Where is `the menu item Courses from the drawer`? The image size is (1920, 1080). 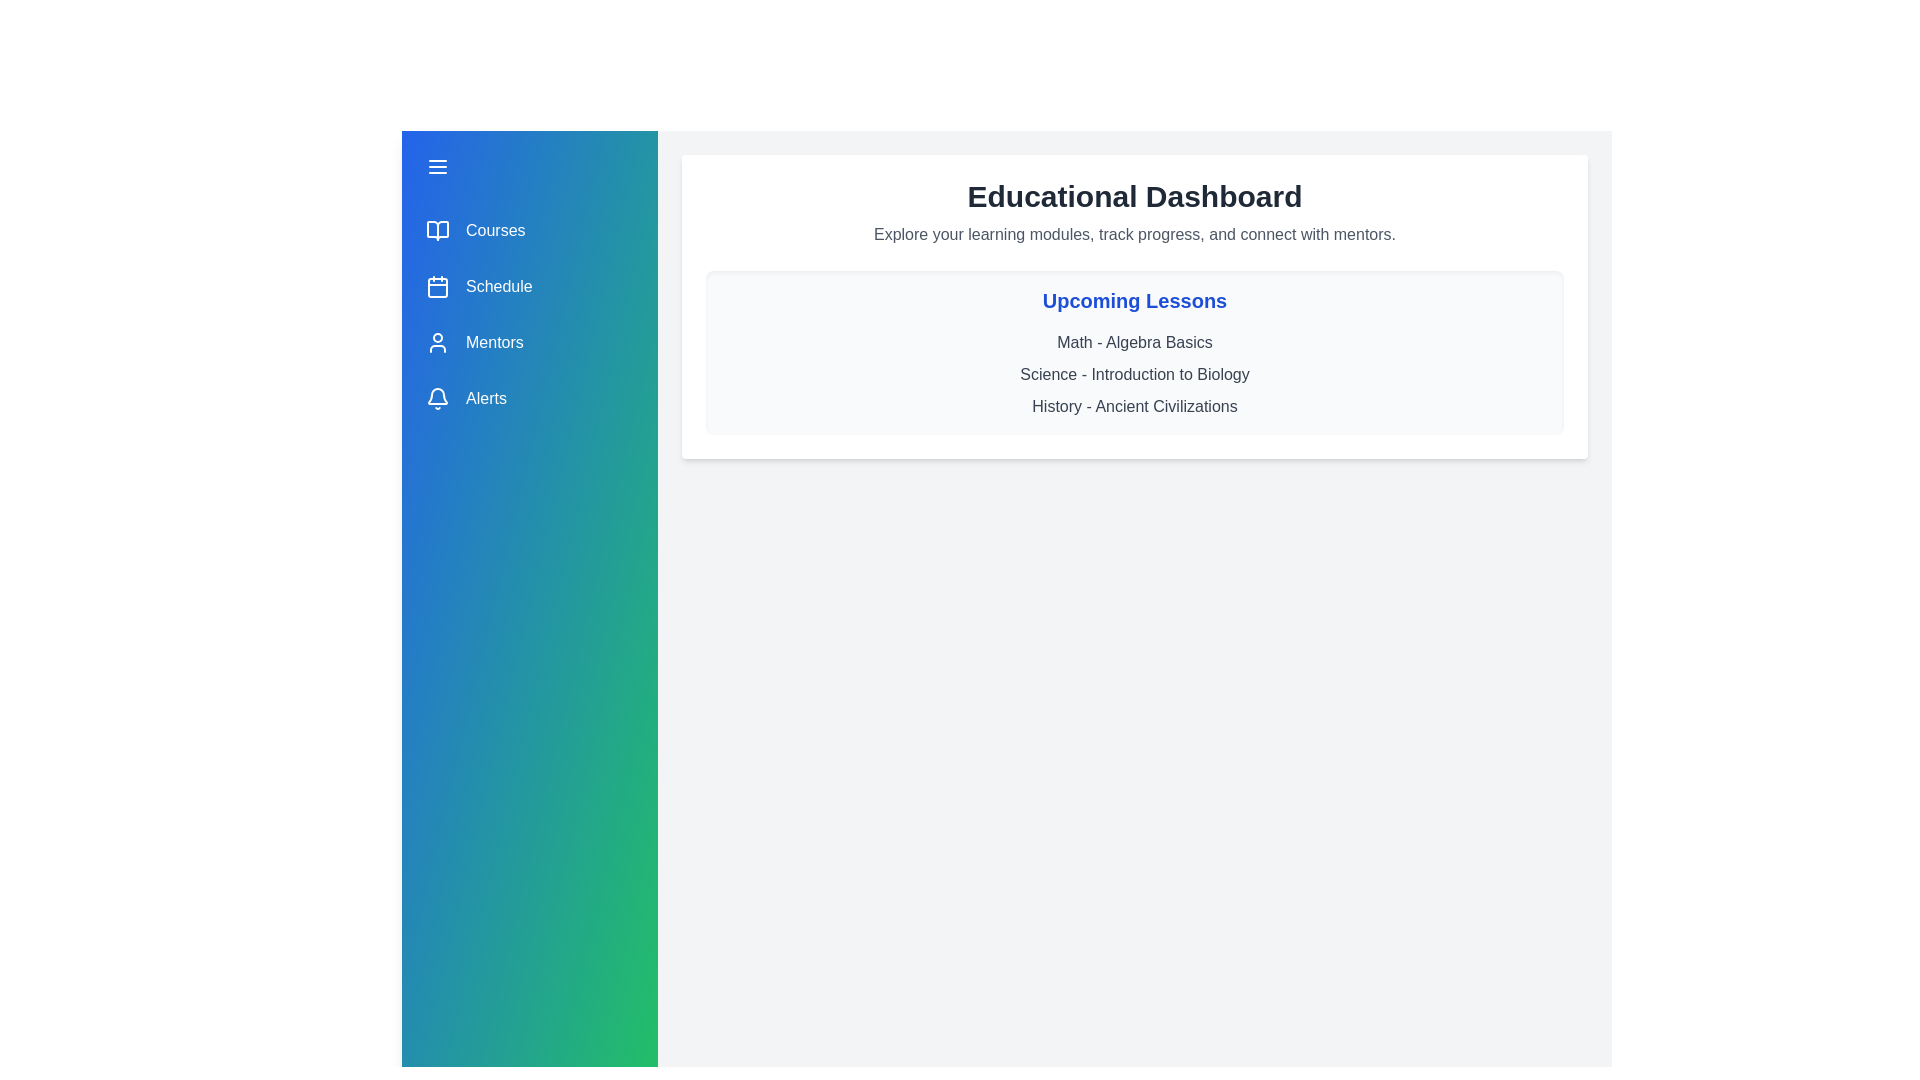
the menu item Courses from the drawer is located at coordinates (529, 230).